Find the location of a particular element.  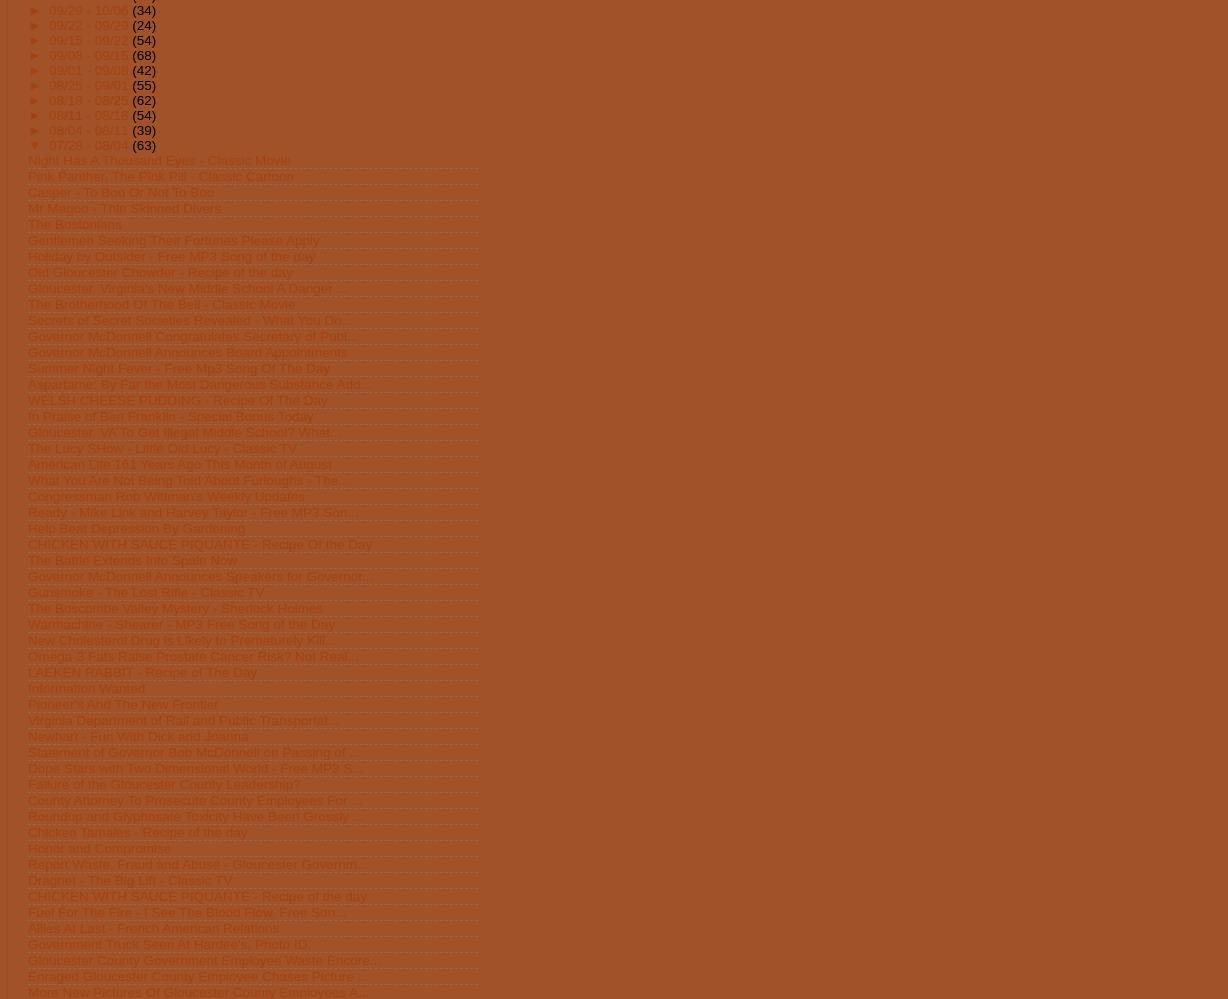

'Casper - To Boo Or Not To Boo' is located at coordinates (120, 190).